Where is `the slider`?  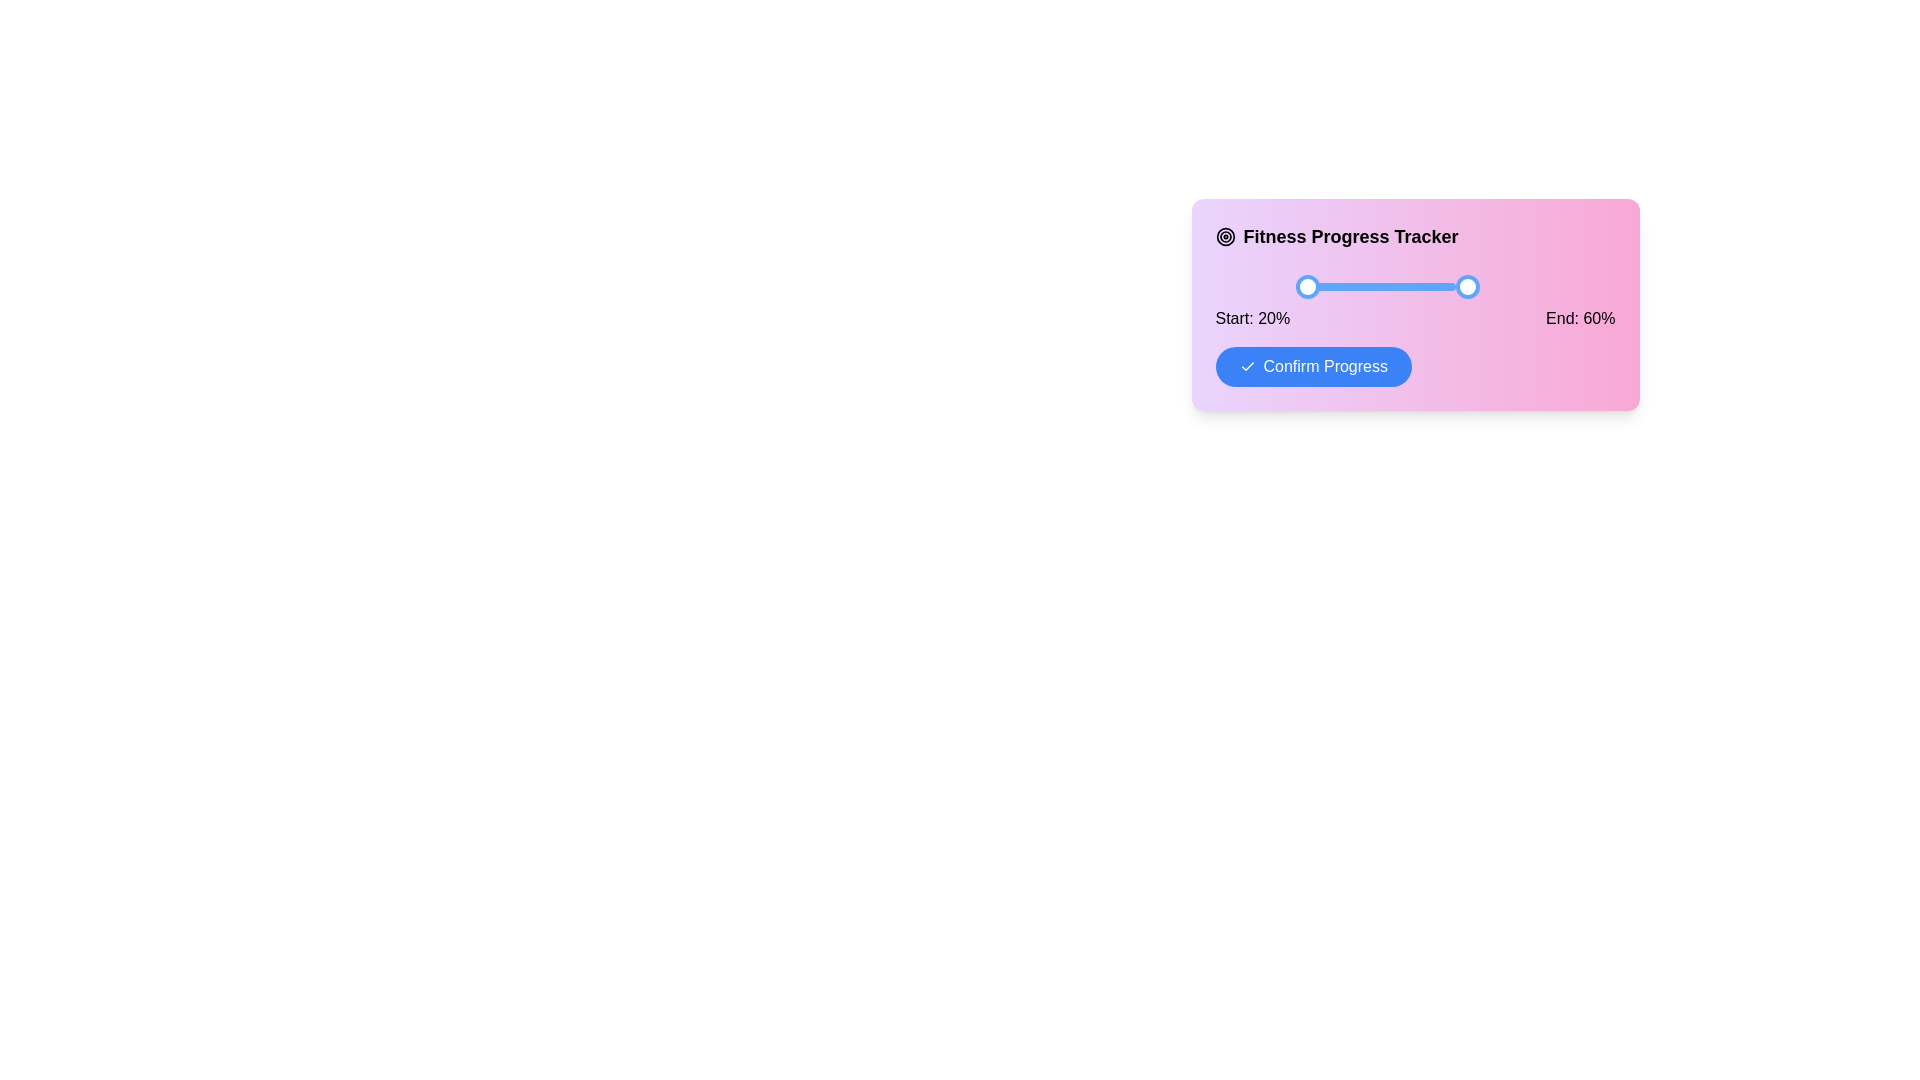
the slider is located at coordinates (1399, 286).